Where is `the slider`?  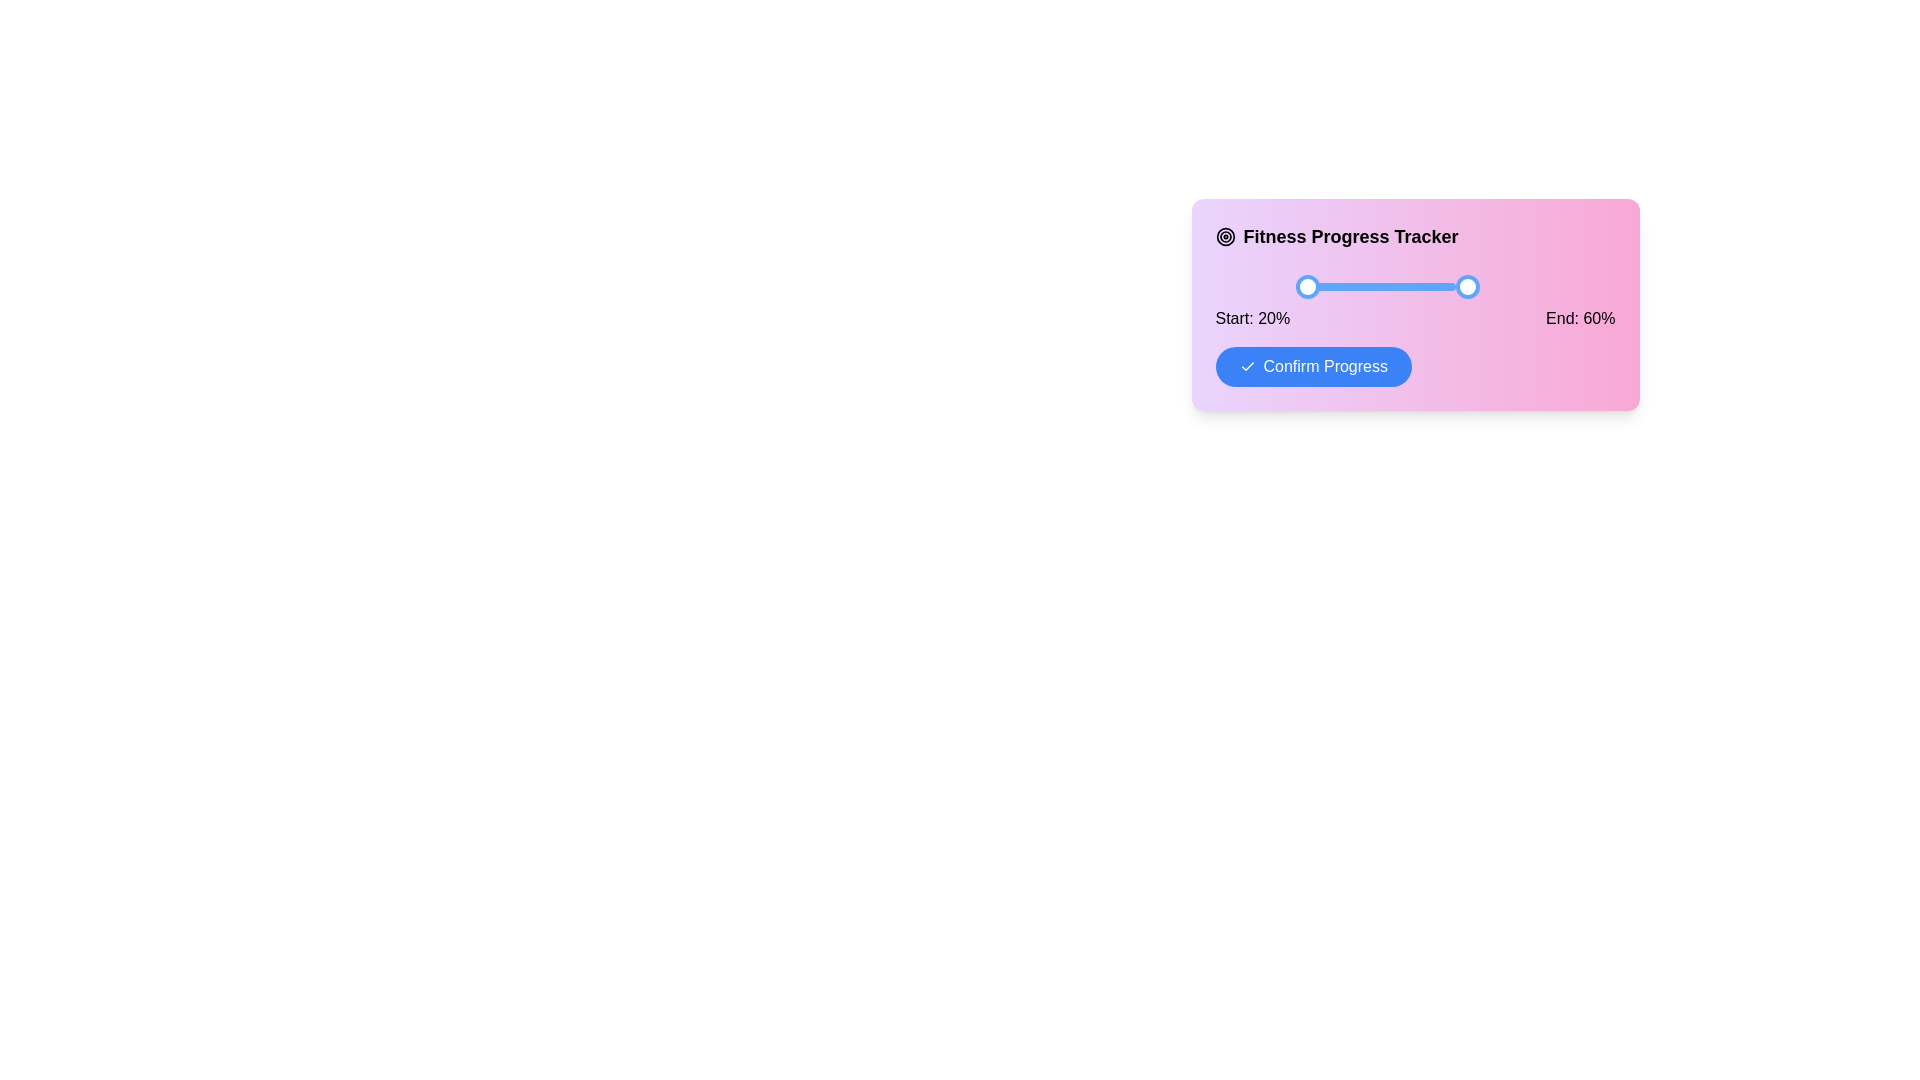
the slider is located at coordinates (1399, 286).